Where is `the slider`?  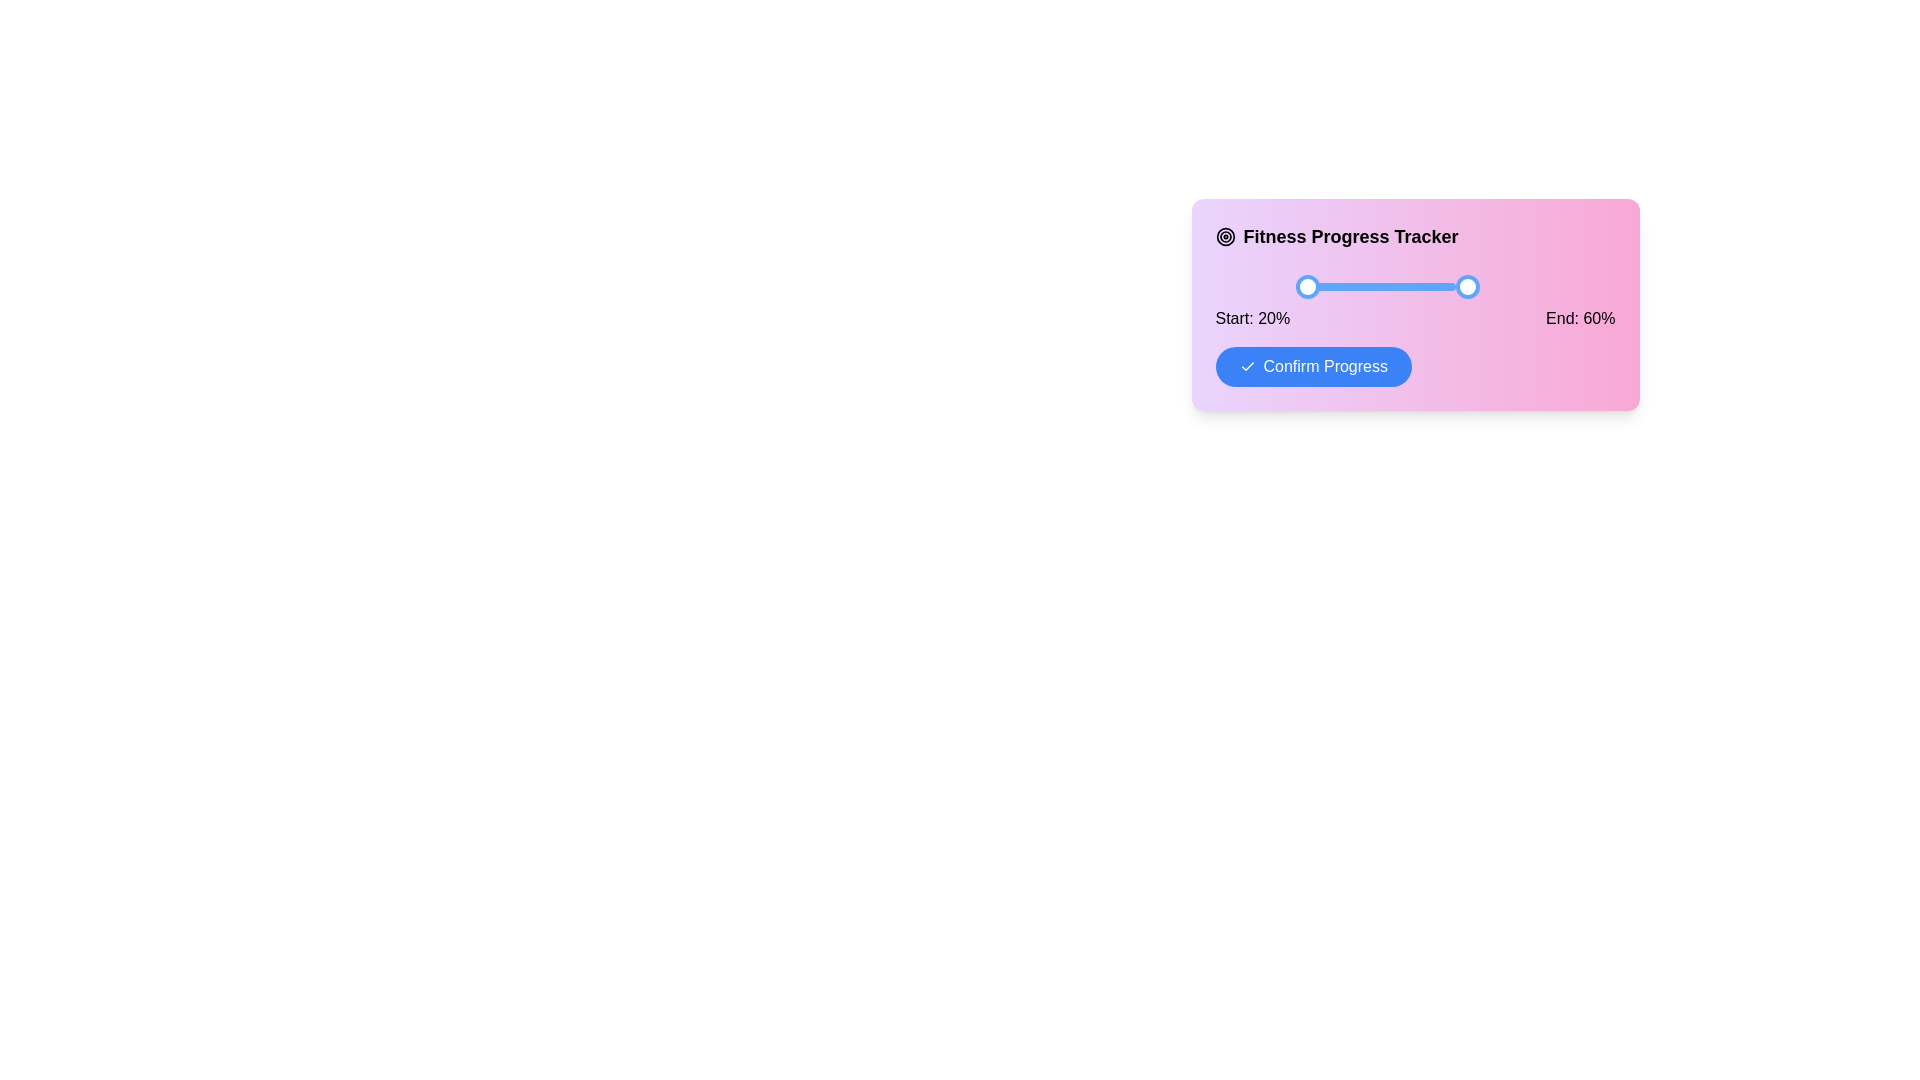
the slider is located at coordinates (1399, 286).